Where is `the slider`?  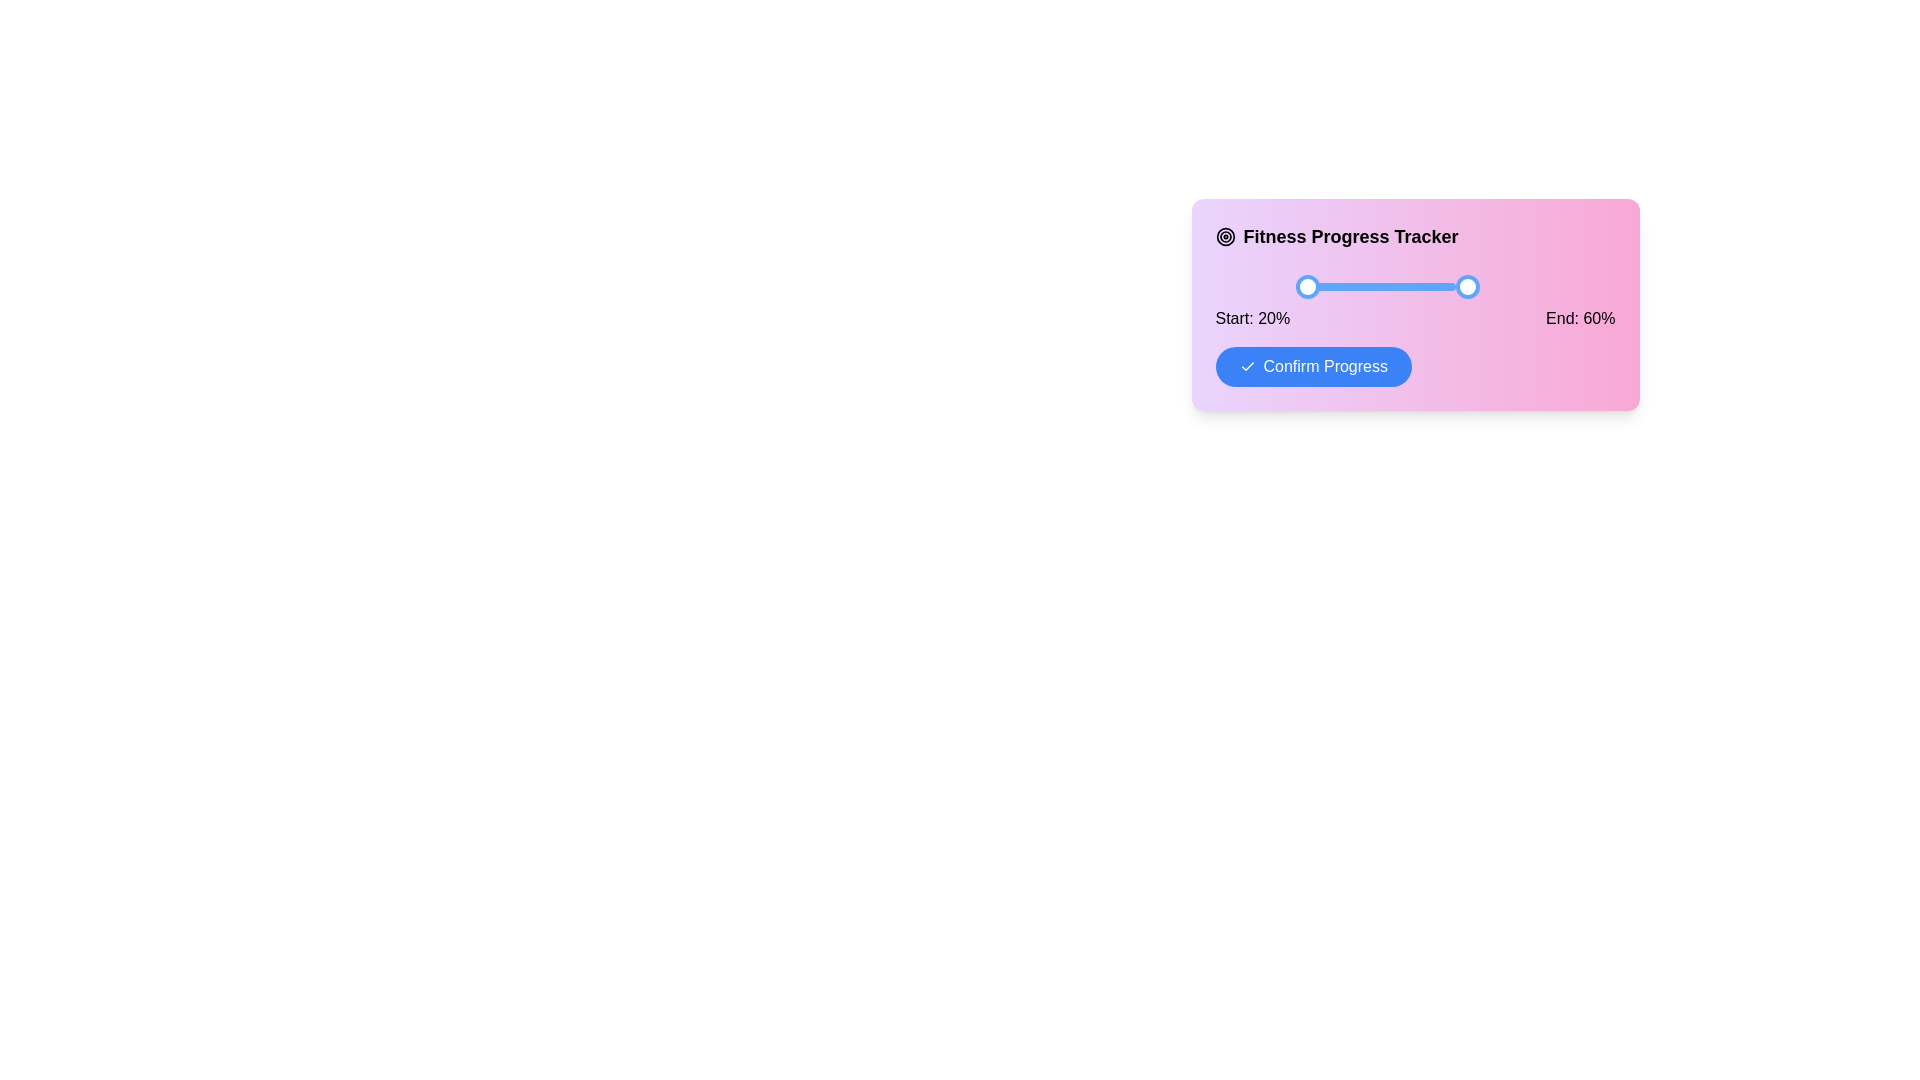
the slider is located at coordinates (1399, 286).